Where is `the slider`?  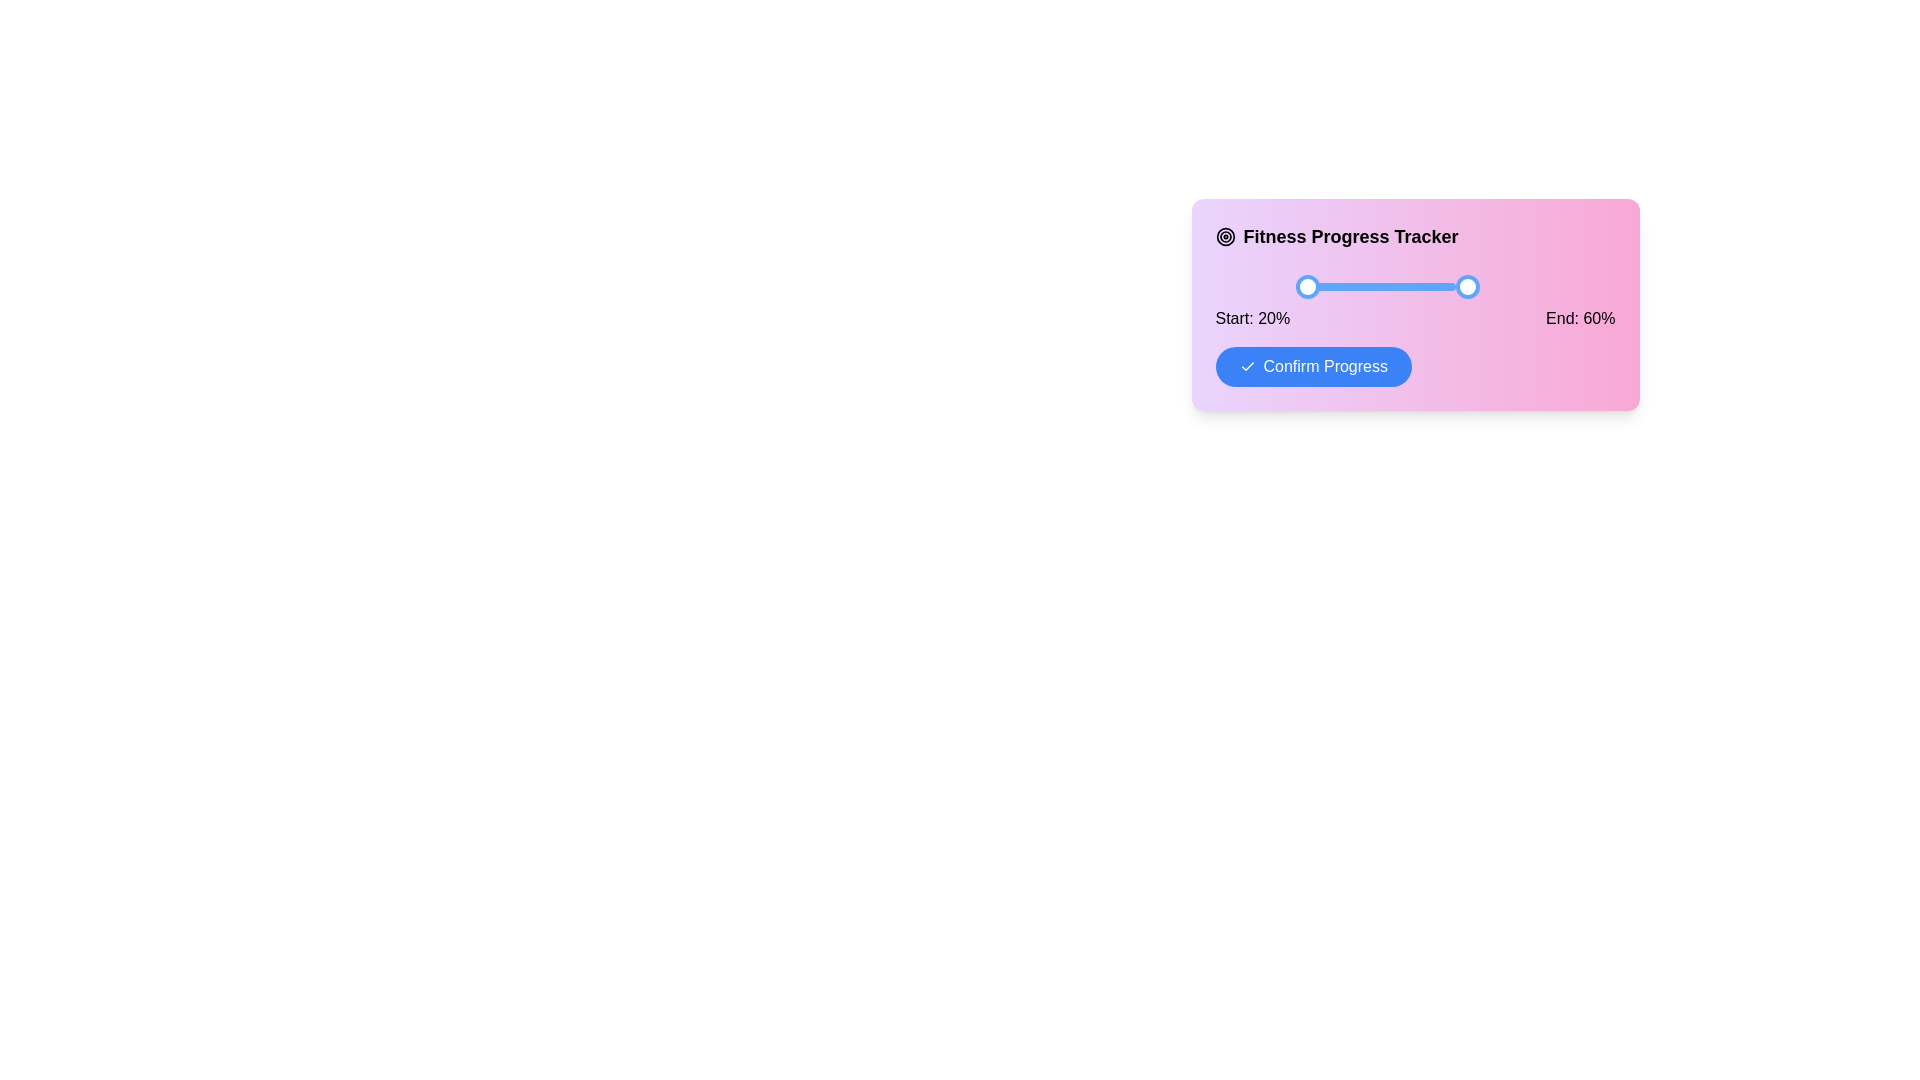
the slider is located at coordinates (1399, 286).